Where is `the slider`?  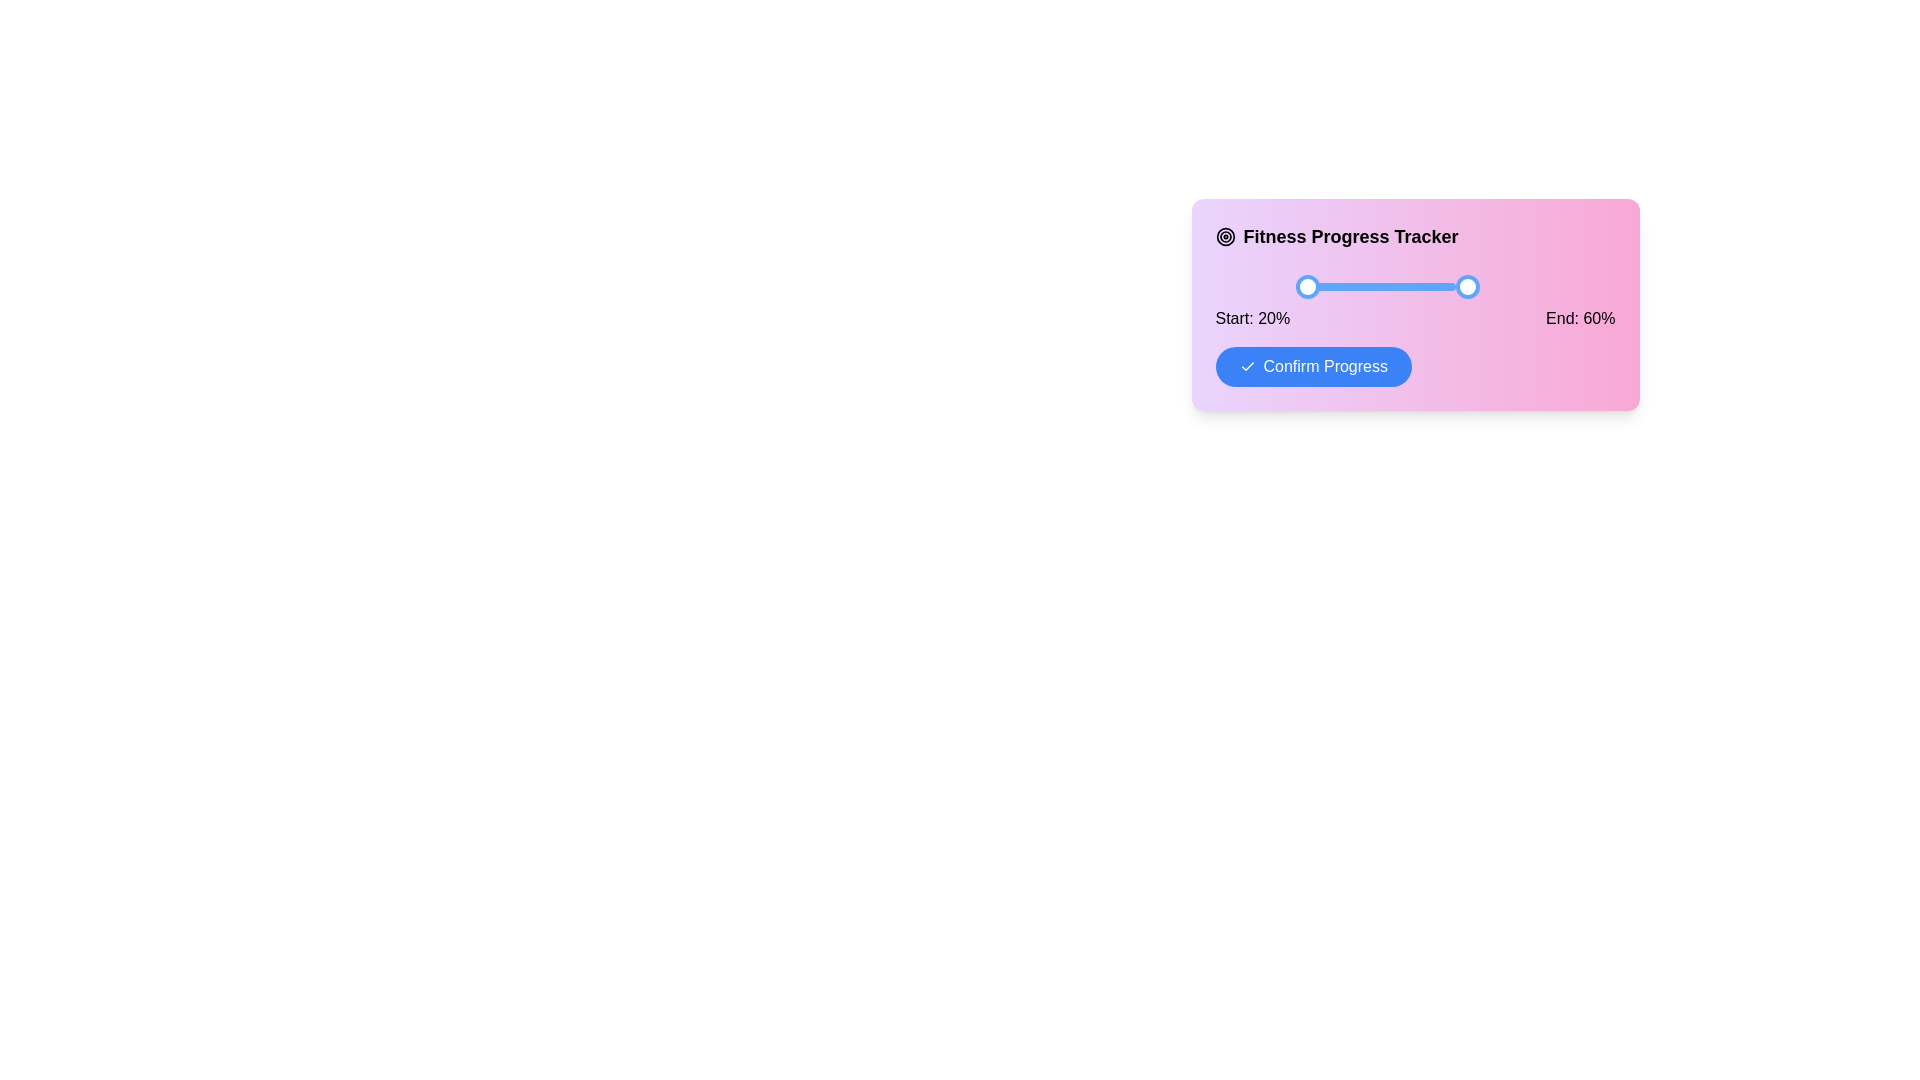
the slider is located at coordinates (1399, 286).